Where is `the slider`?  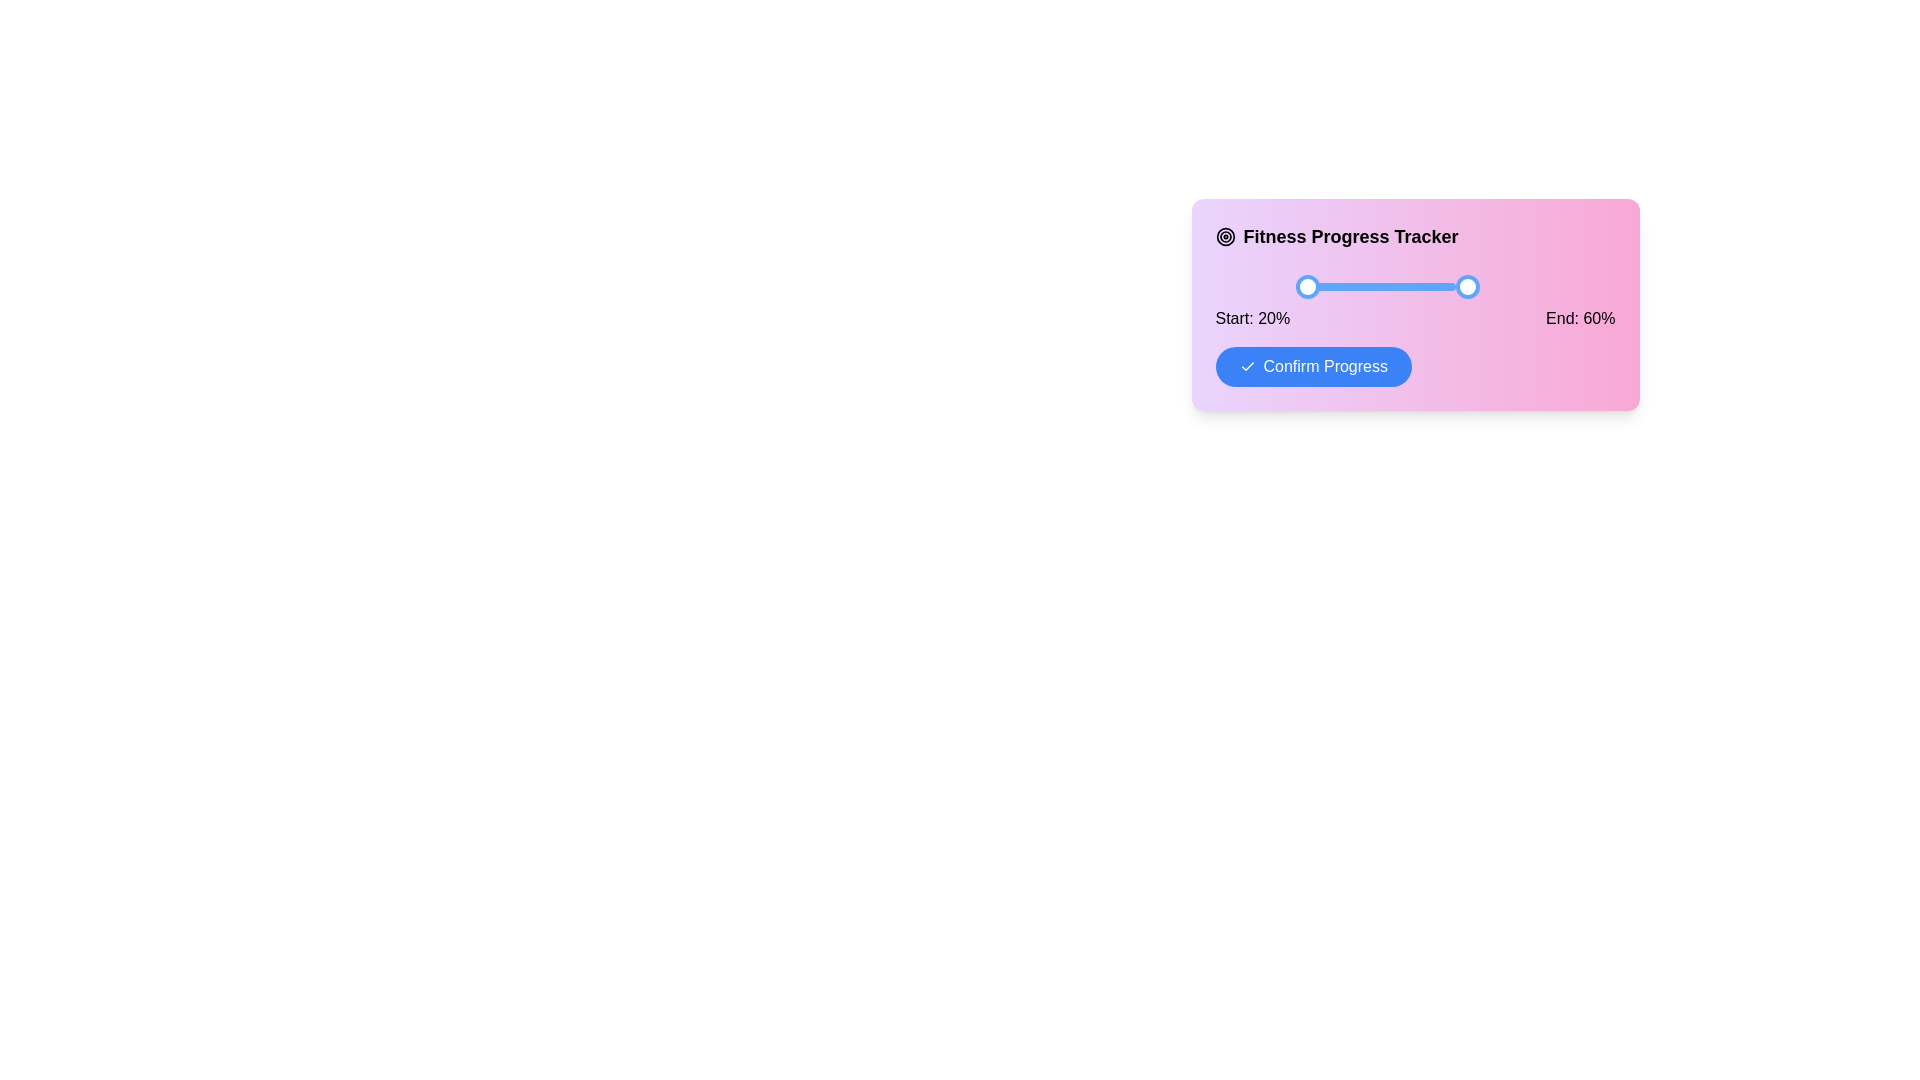
the slider is located at coordinates (1399, 286).